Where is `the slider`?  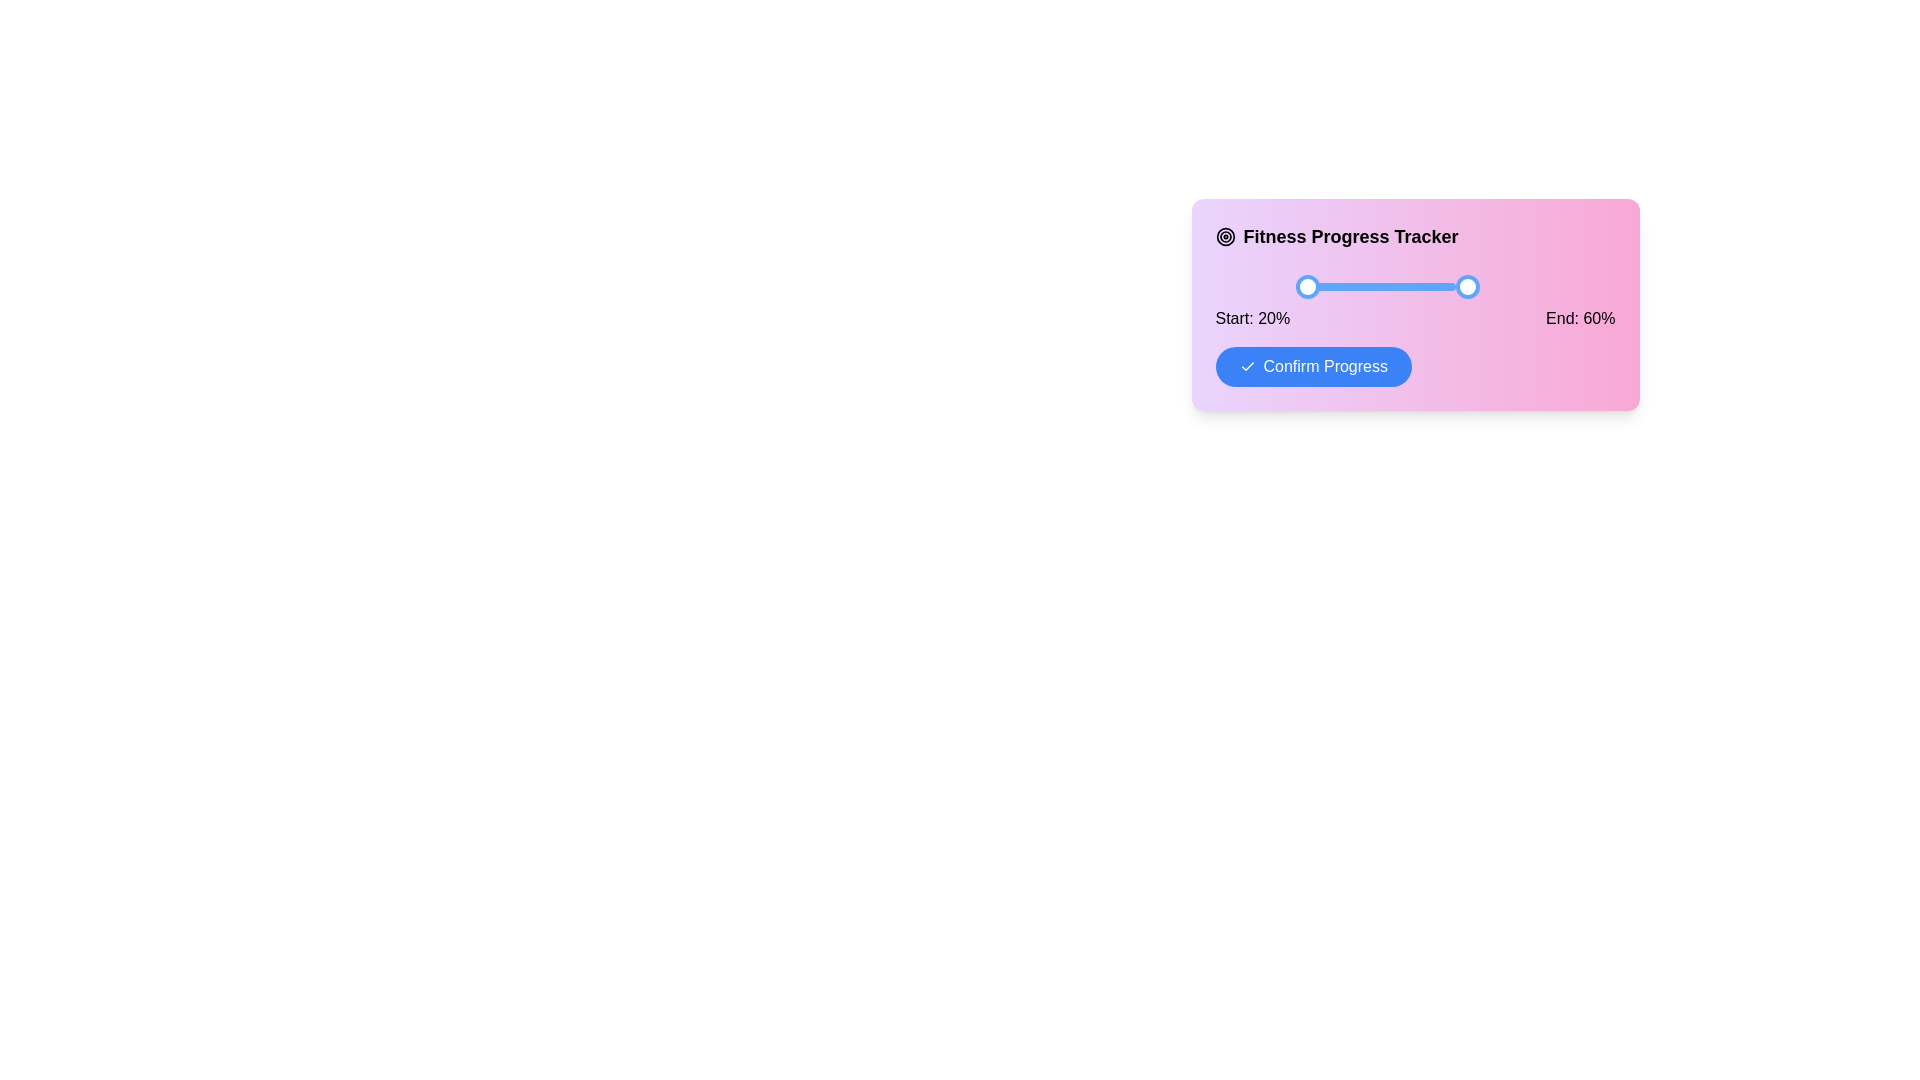
the slider is located at coordinates (1399, 286).